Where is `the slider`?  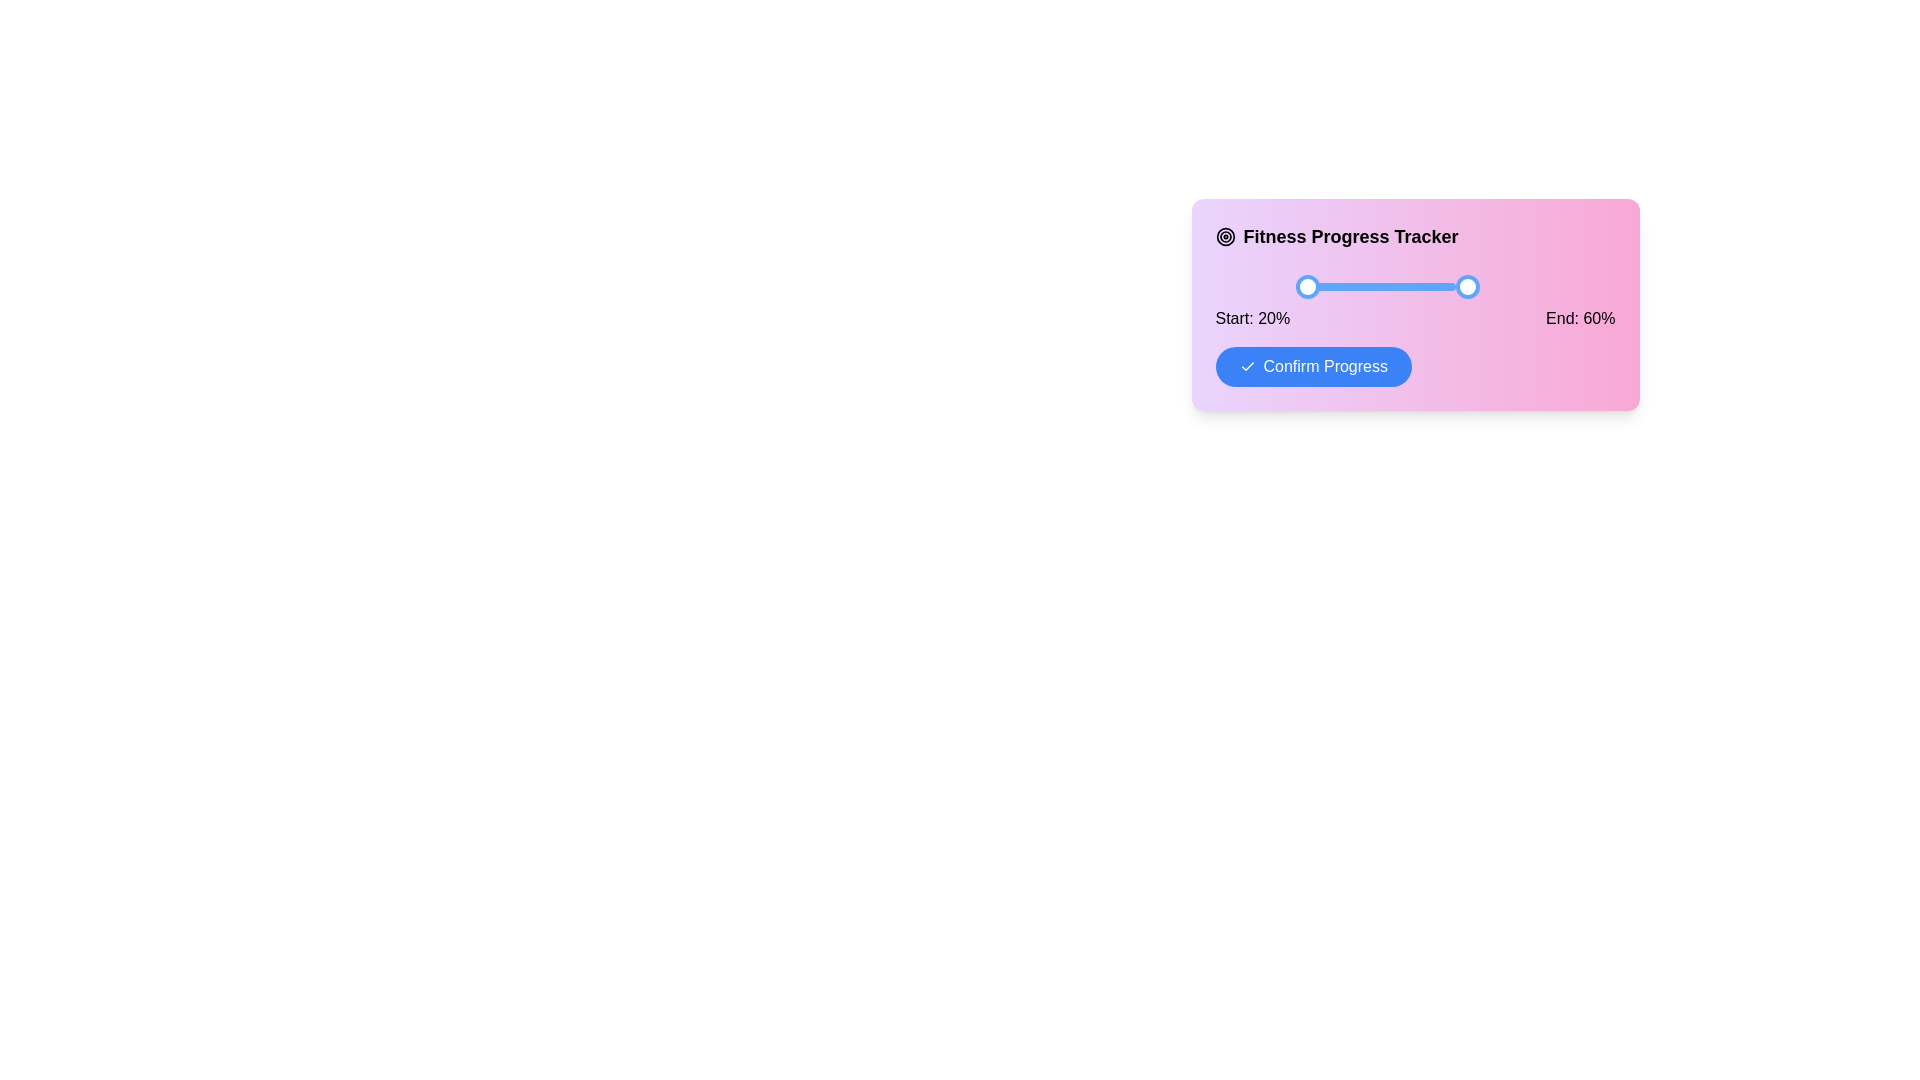
the slider is located at coordinates (1399, 286).